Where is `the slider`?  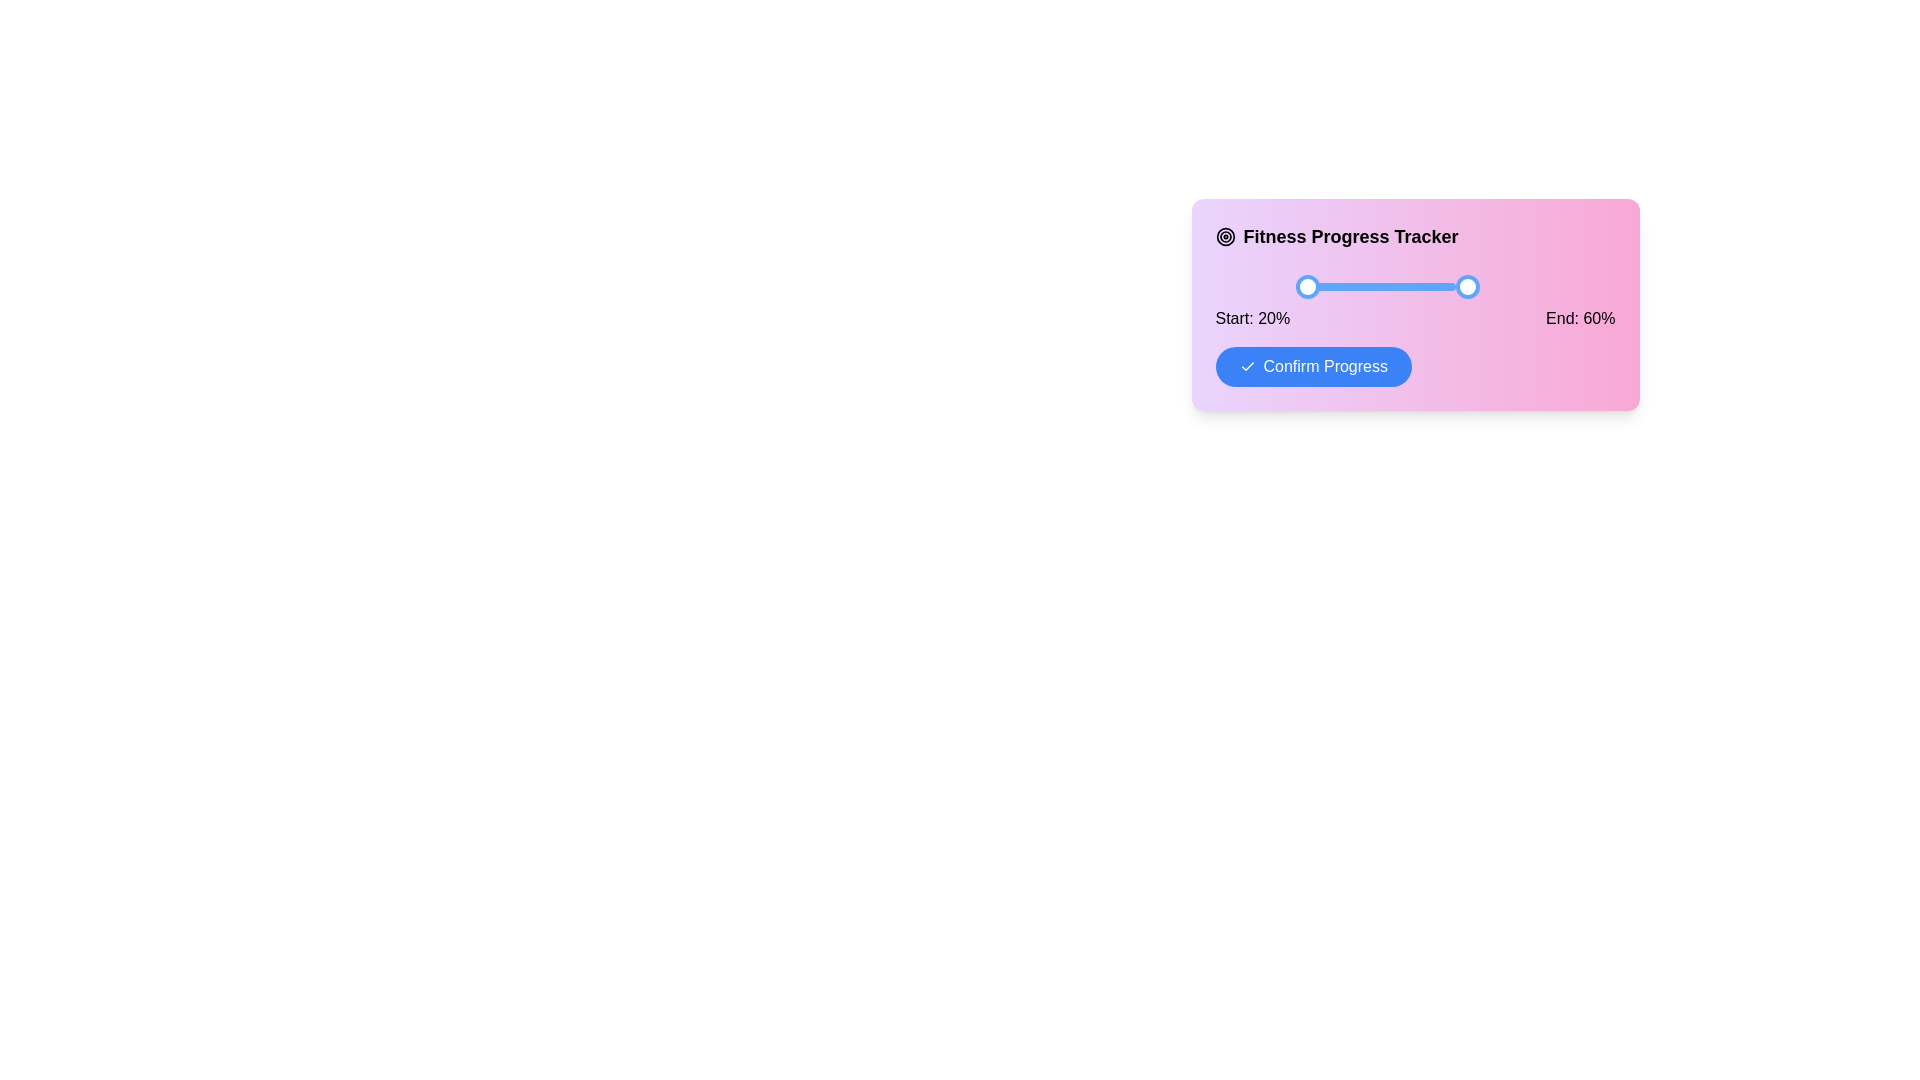
the slider is located at coordinates (1399, 286).